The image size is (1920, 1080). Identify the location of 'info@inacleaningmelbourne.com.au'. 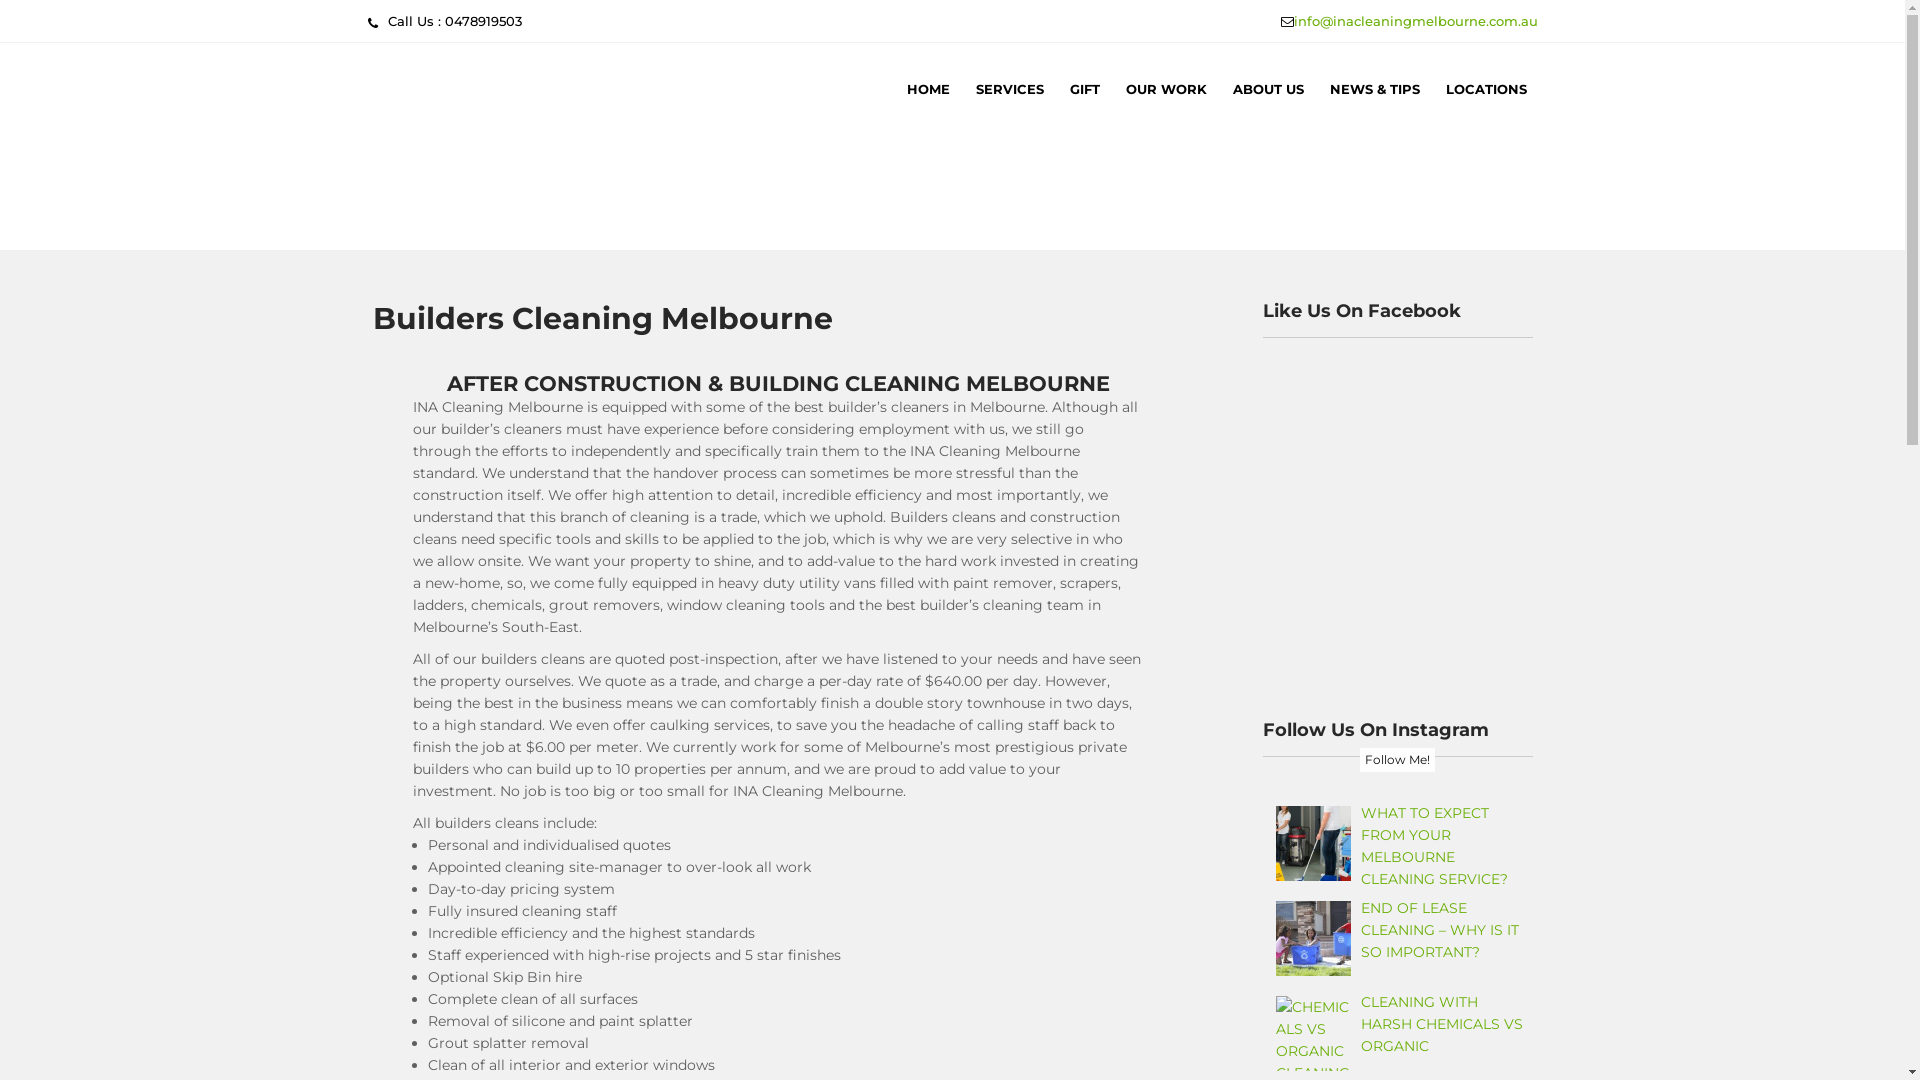
(1415, 20).